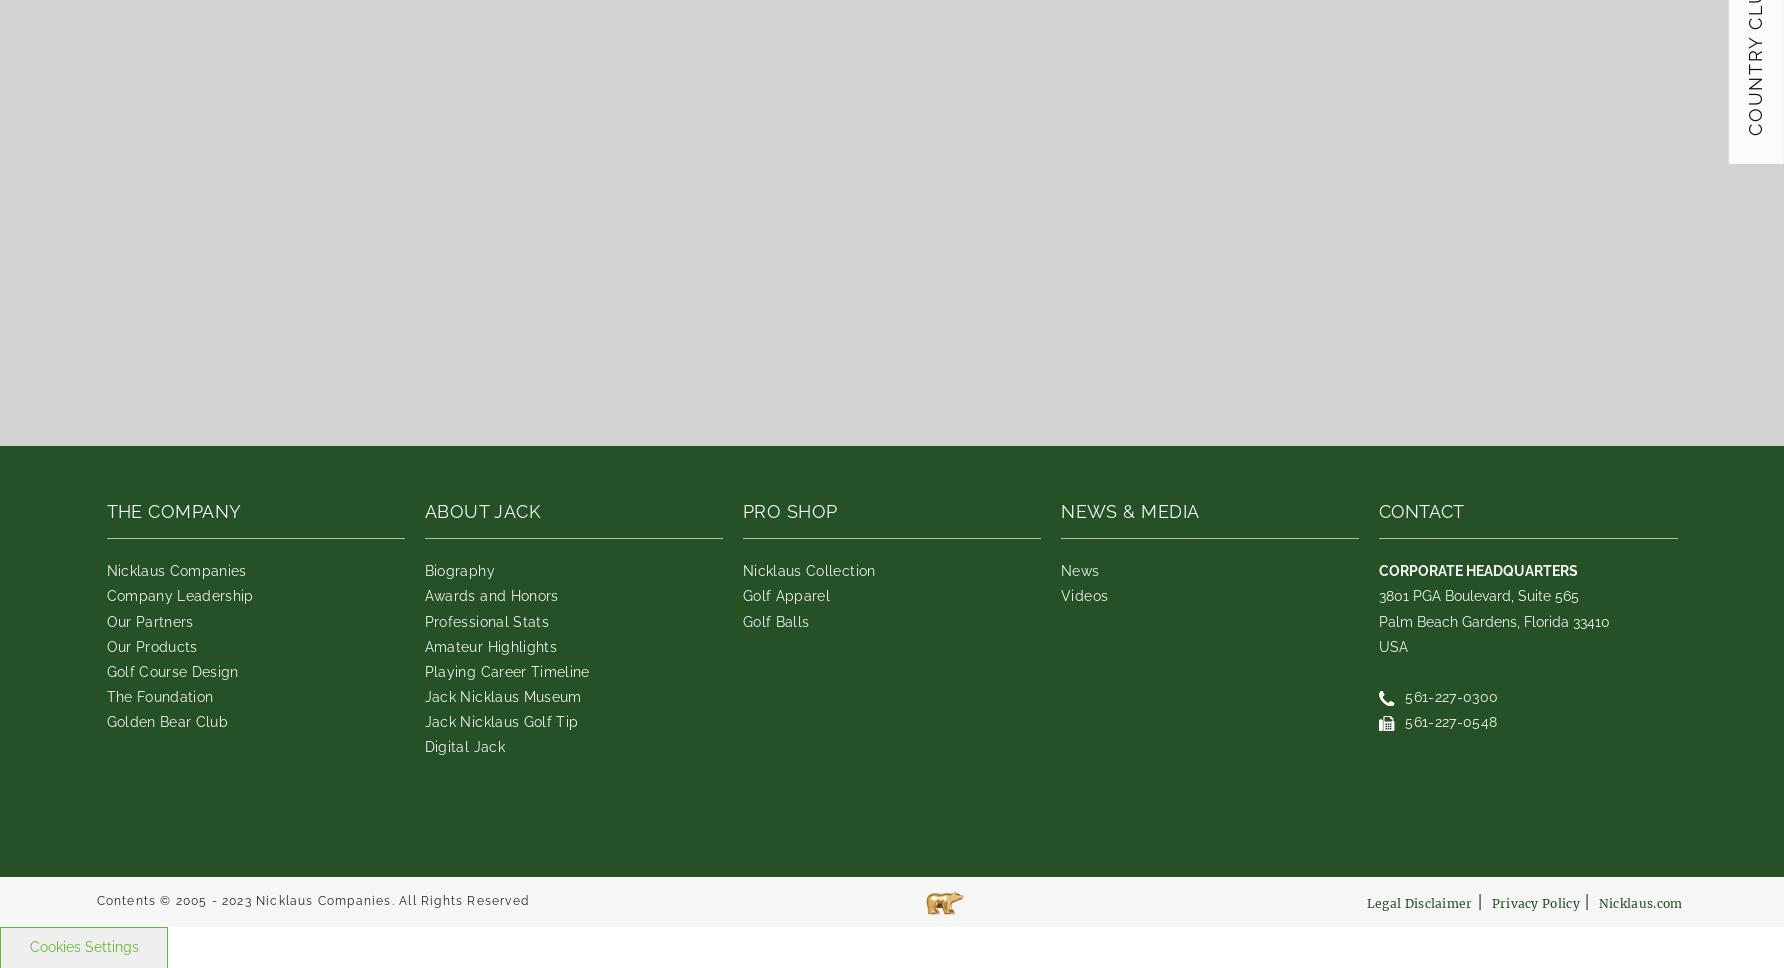 The image size is (1784, 968). What do you see at coordinates (1493, 619) in the screenshot?
I see `'Palm Beach Gardens, Florida 33410'` at bounding box center [1493, 619].